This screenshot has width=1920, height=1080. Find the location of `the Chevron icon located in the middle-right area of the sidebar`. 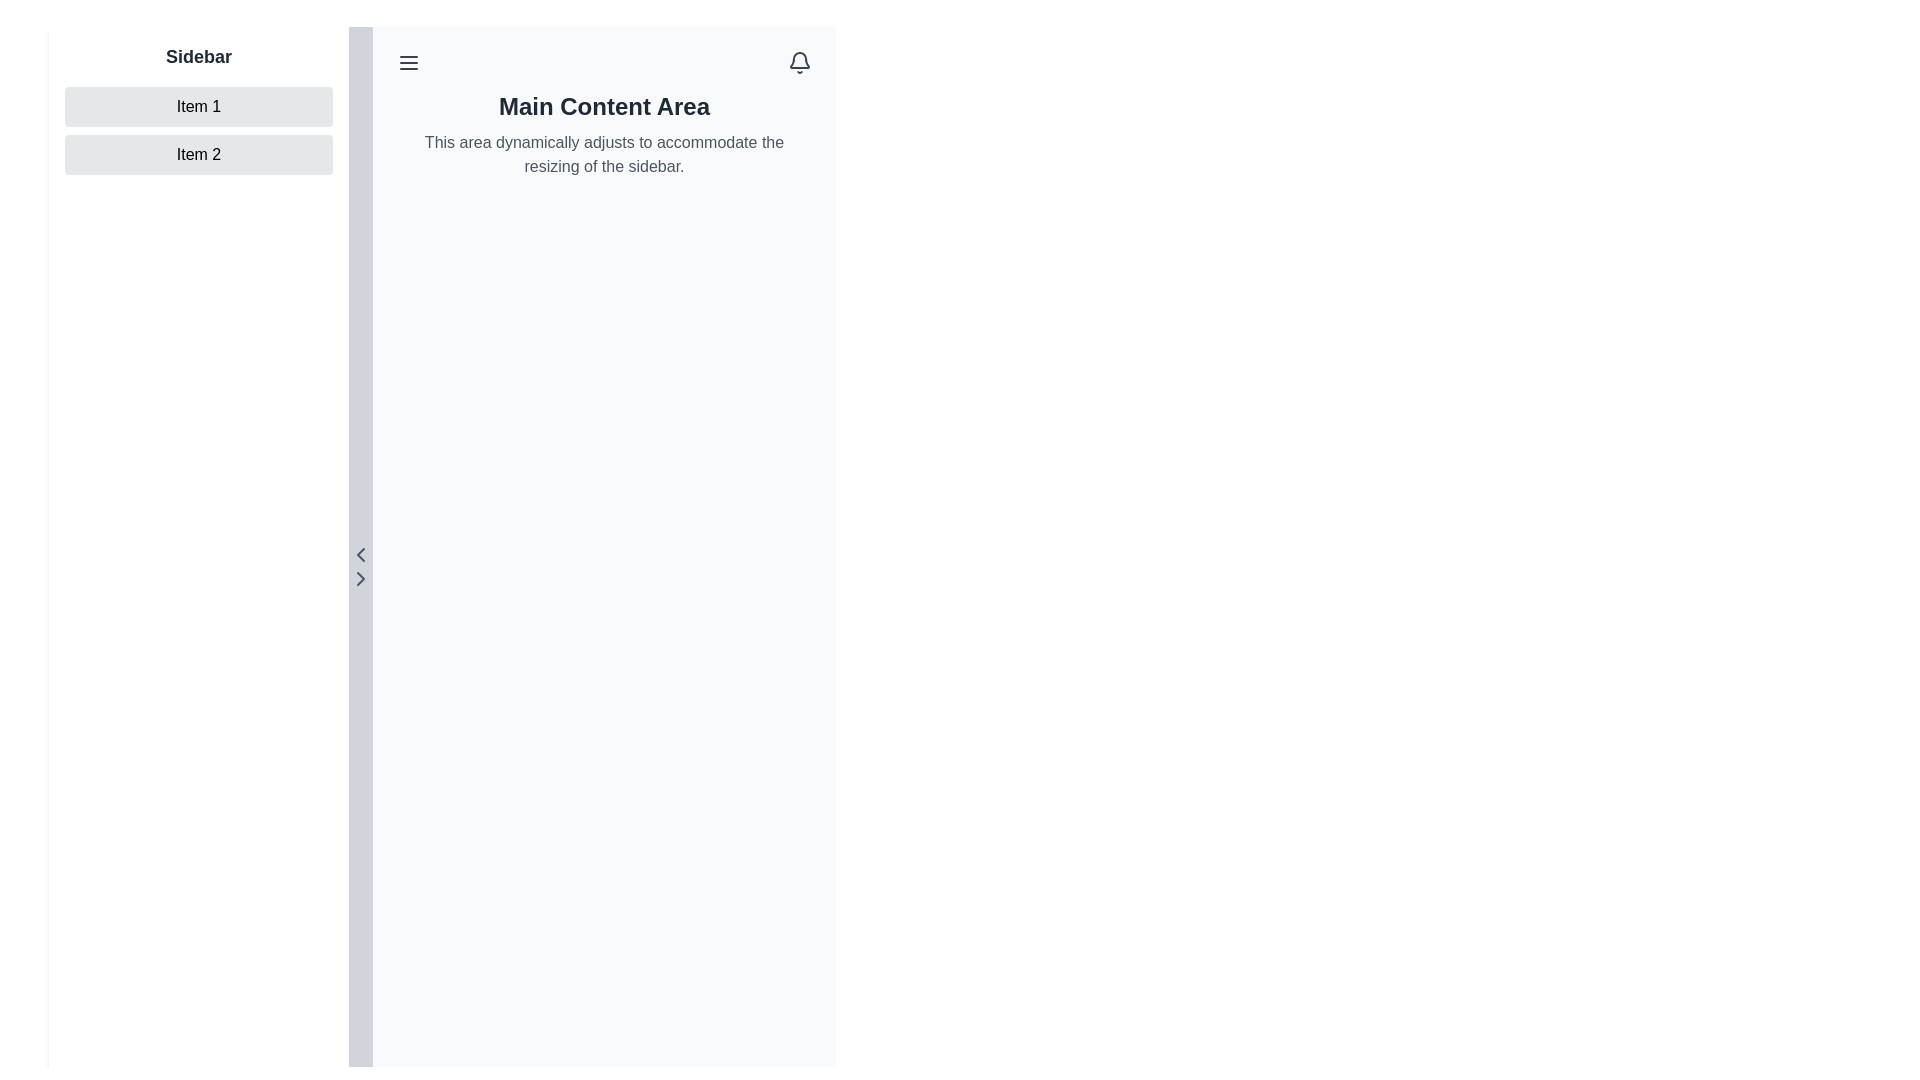

the Chevron icon located in the middle-right area of the sidebar is located at coordinates (360, 578).